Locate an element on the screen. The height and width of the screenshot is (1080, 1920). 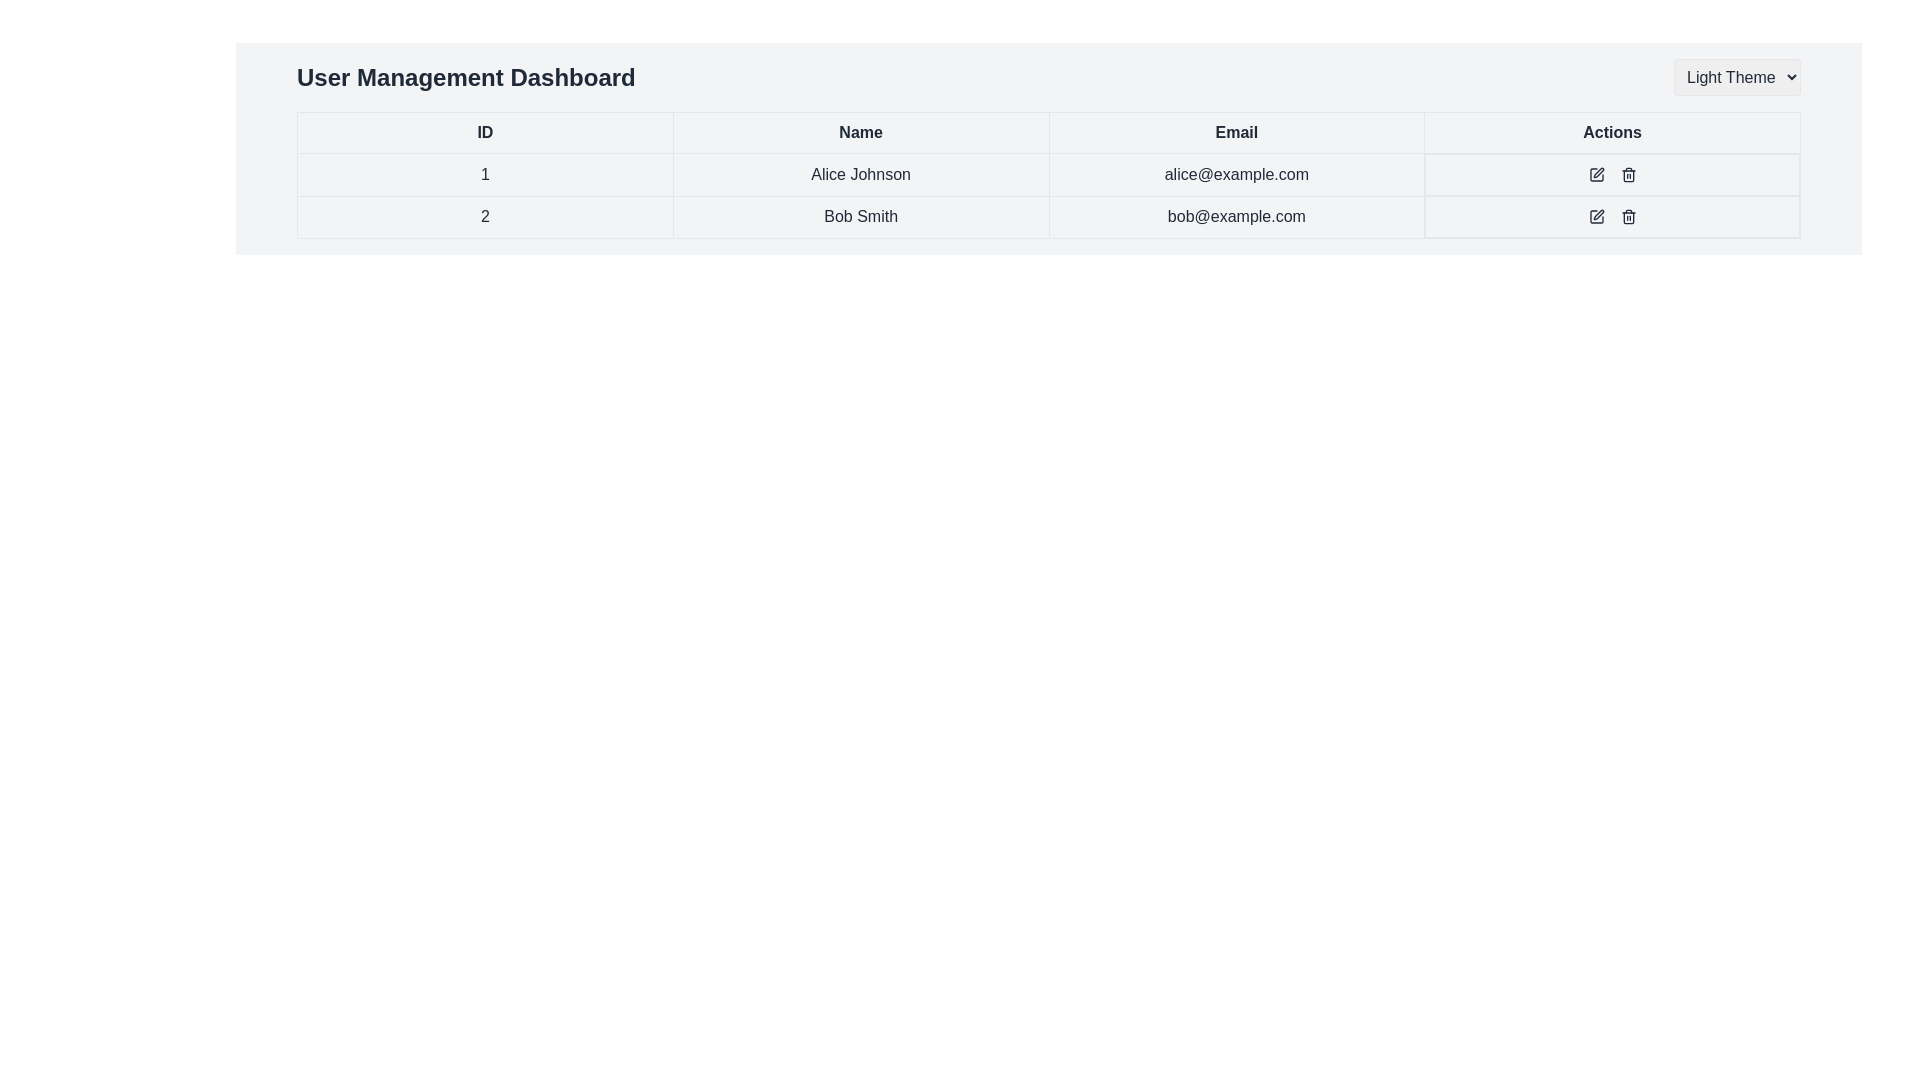
text label displaying the number '2' in the first column of the second row of a user management table for metadata is located at coordinates (485, 217).